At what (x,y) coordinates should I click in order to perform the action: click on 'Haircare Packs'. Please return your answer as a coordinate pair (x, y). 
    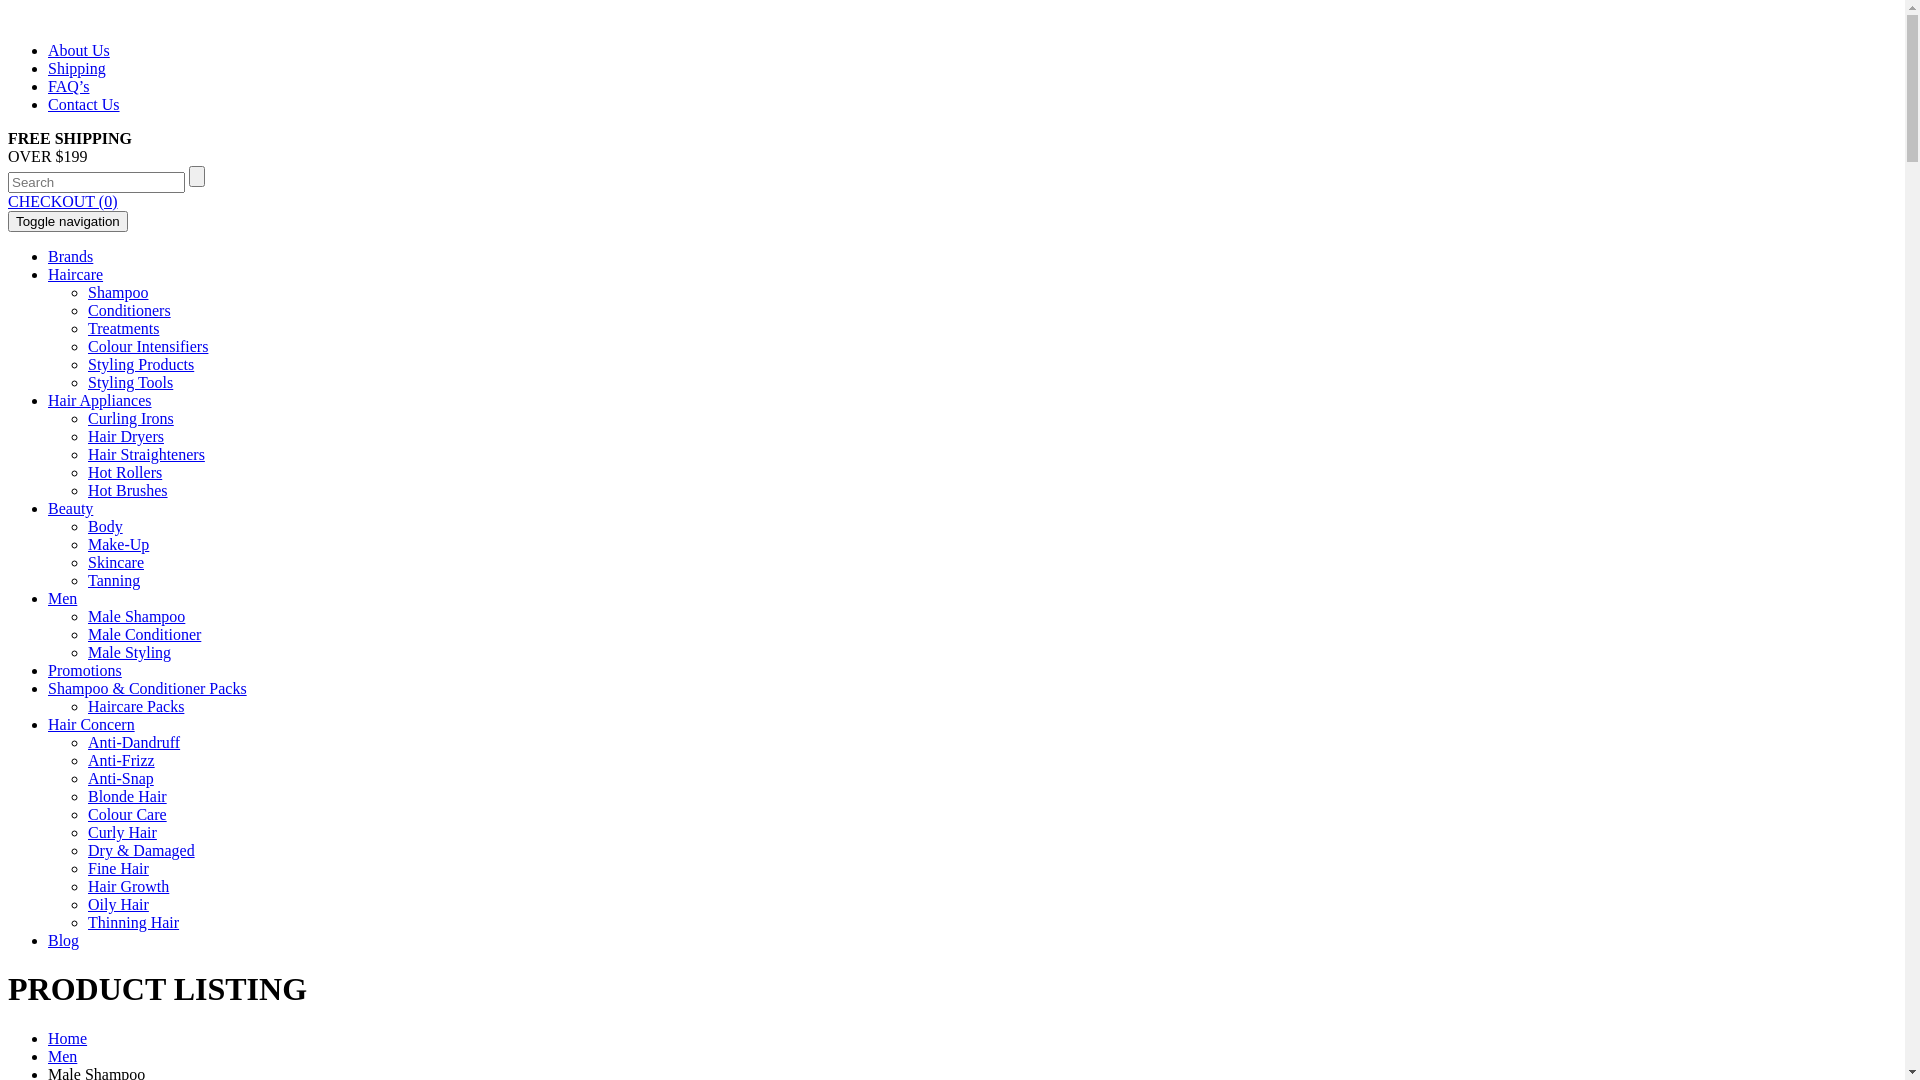
    Looking at the image, I should click on (86, 705).